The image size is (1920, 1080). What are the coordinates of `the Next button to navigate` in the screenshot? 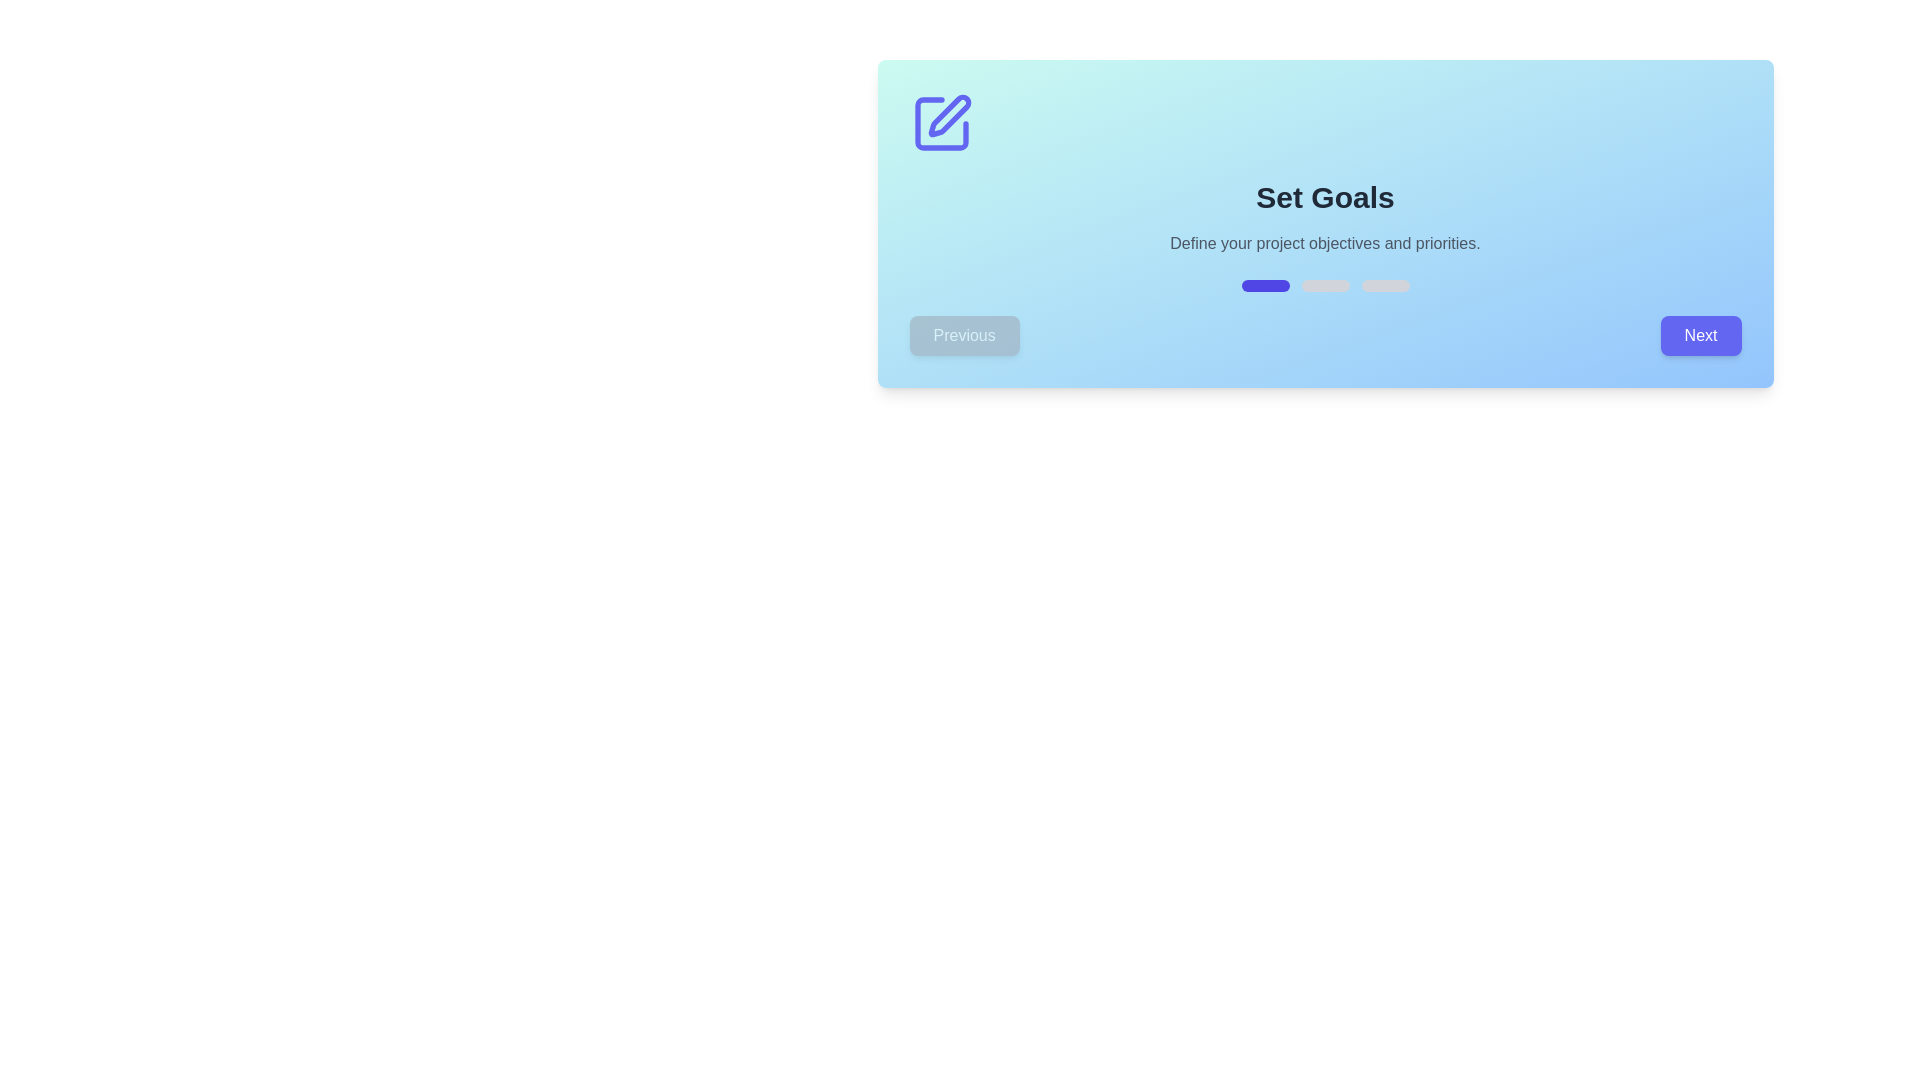 It's located at (1700, 334).